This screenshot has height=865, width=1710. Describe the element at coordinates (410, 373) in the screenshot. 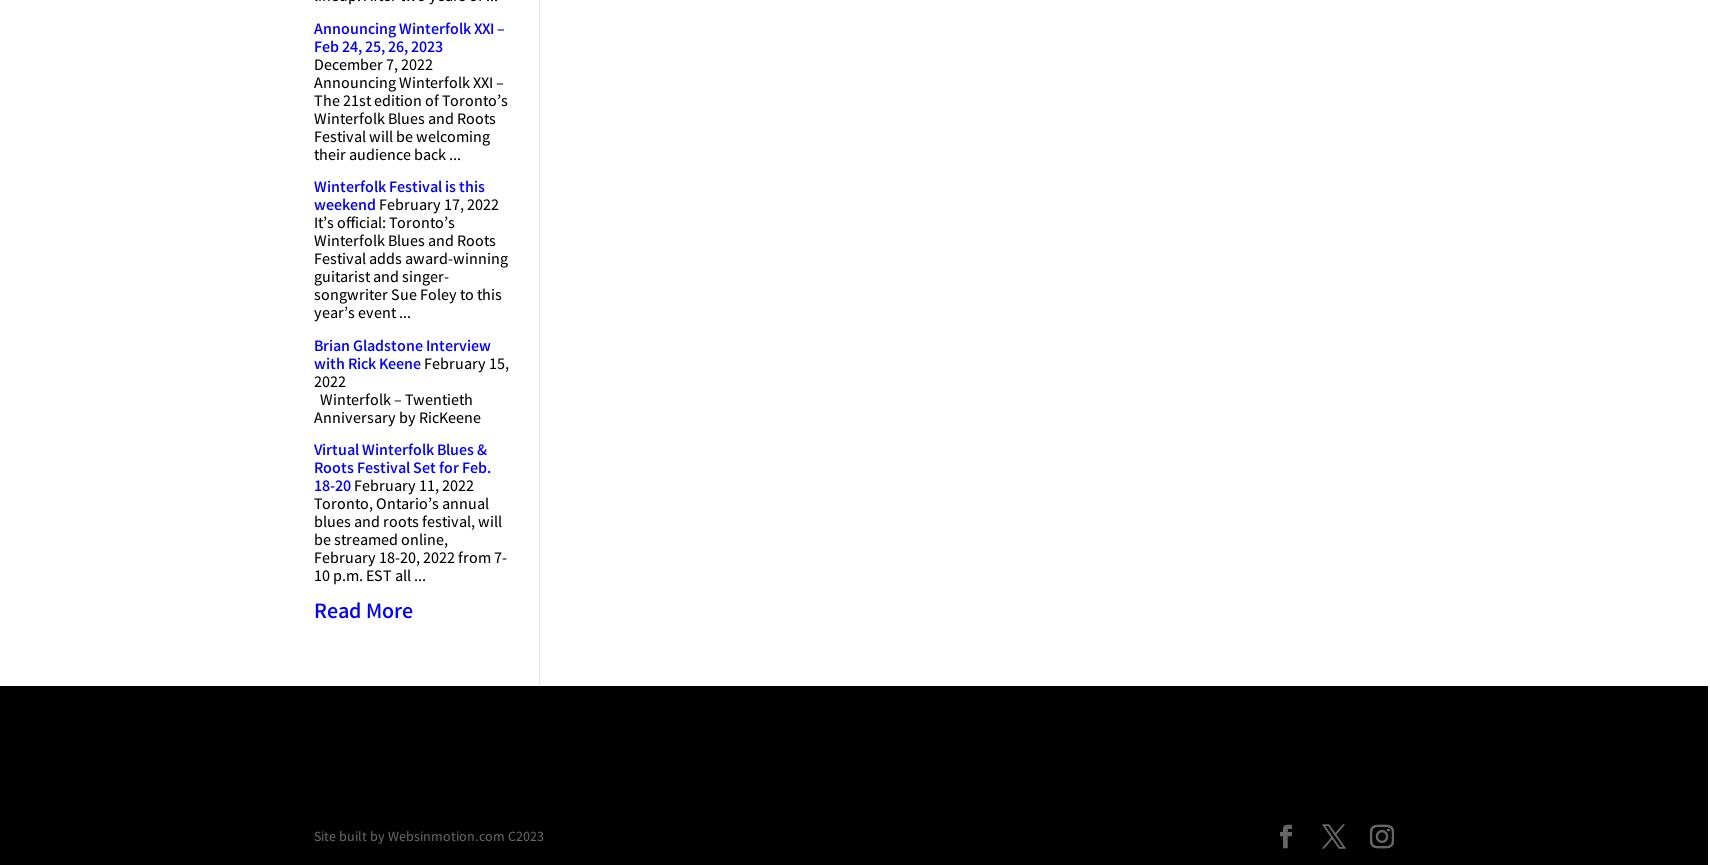

I see `'February 15, 2022'` at that location.